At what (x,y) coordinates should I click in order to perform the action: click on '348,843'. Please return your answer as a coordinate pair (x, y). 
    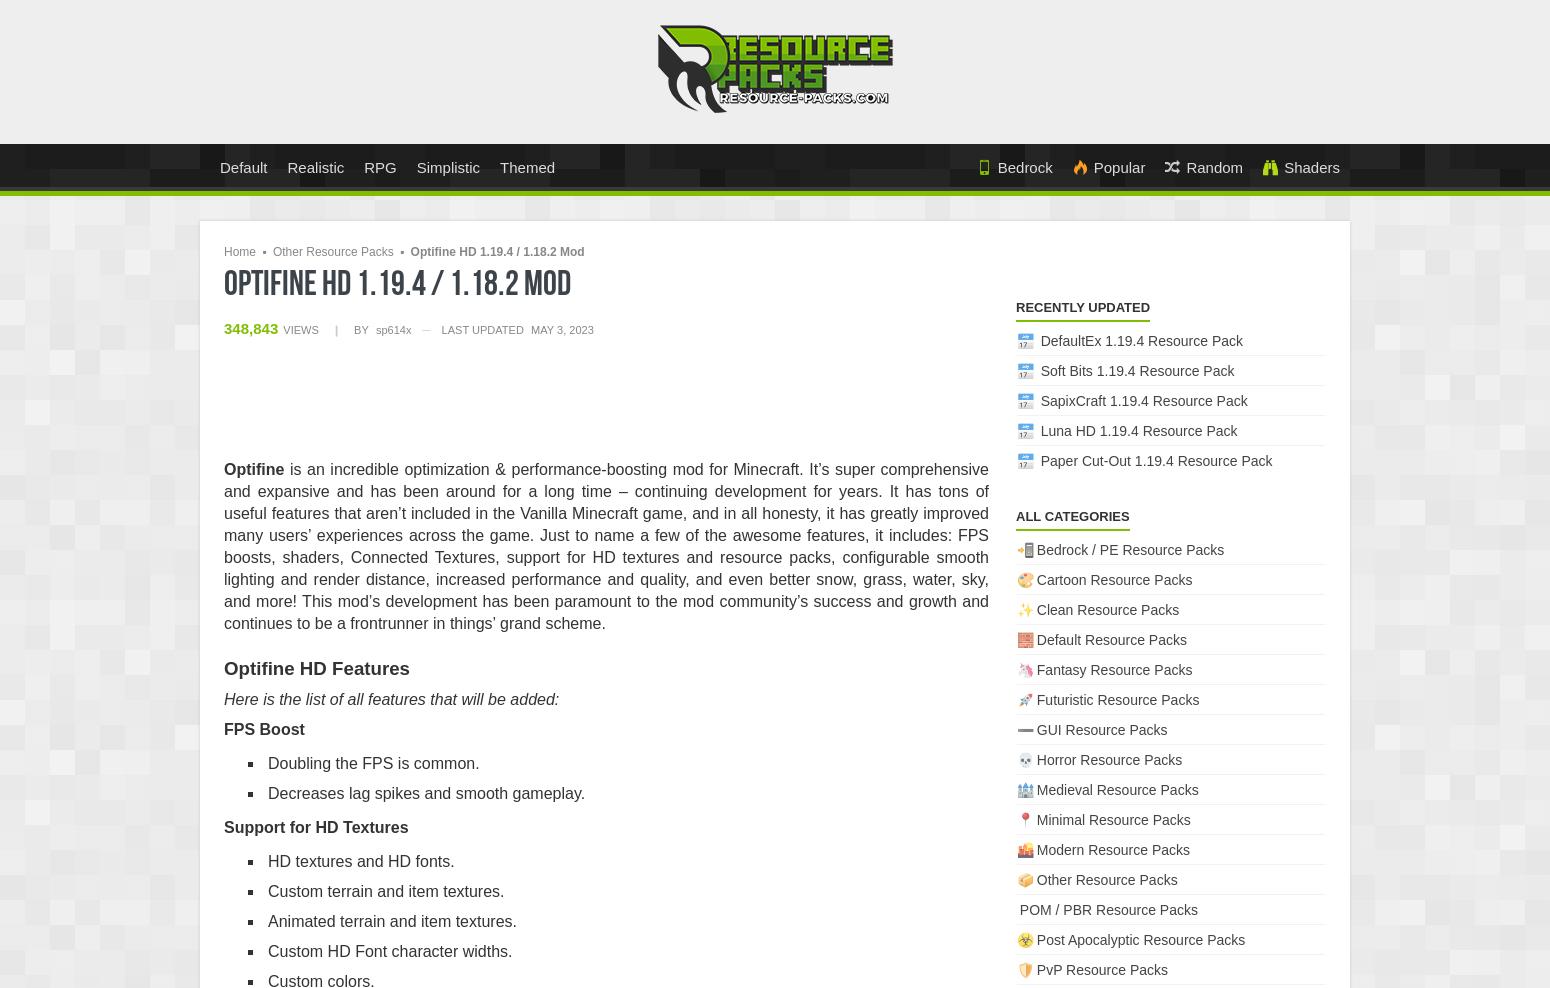
    Looking at the image, I should click on (250, 328).